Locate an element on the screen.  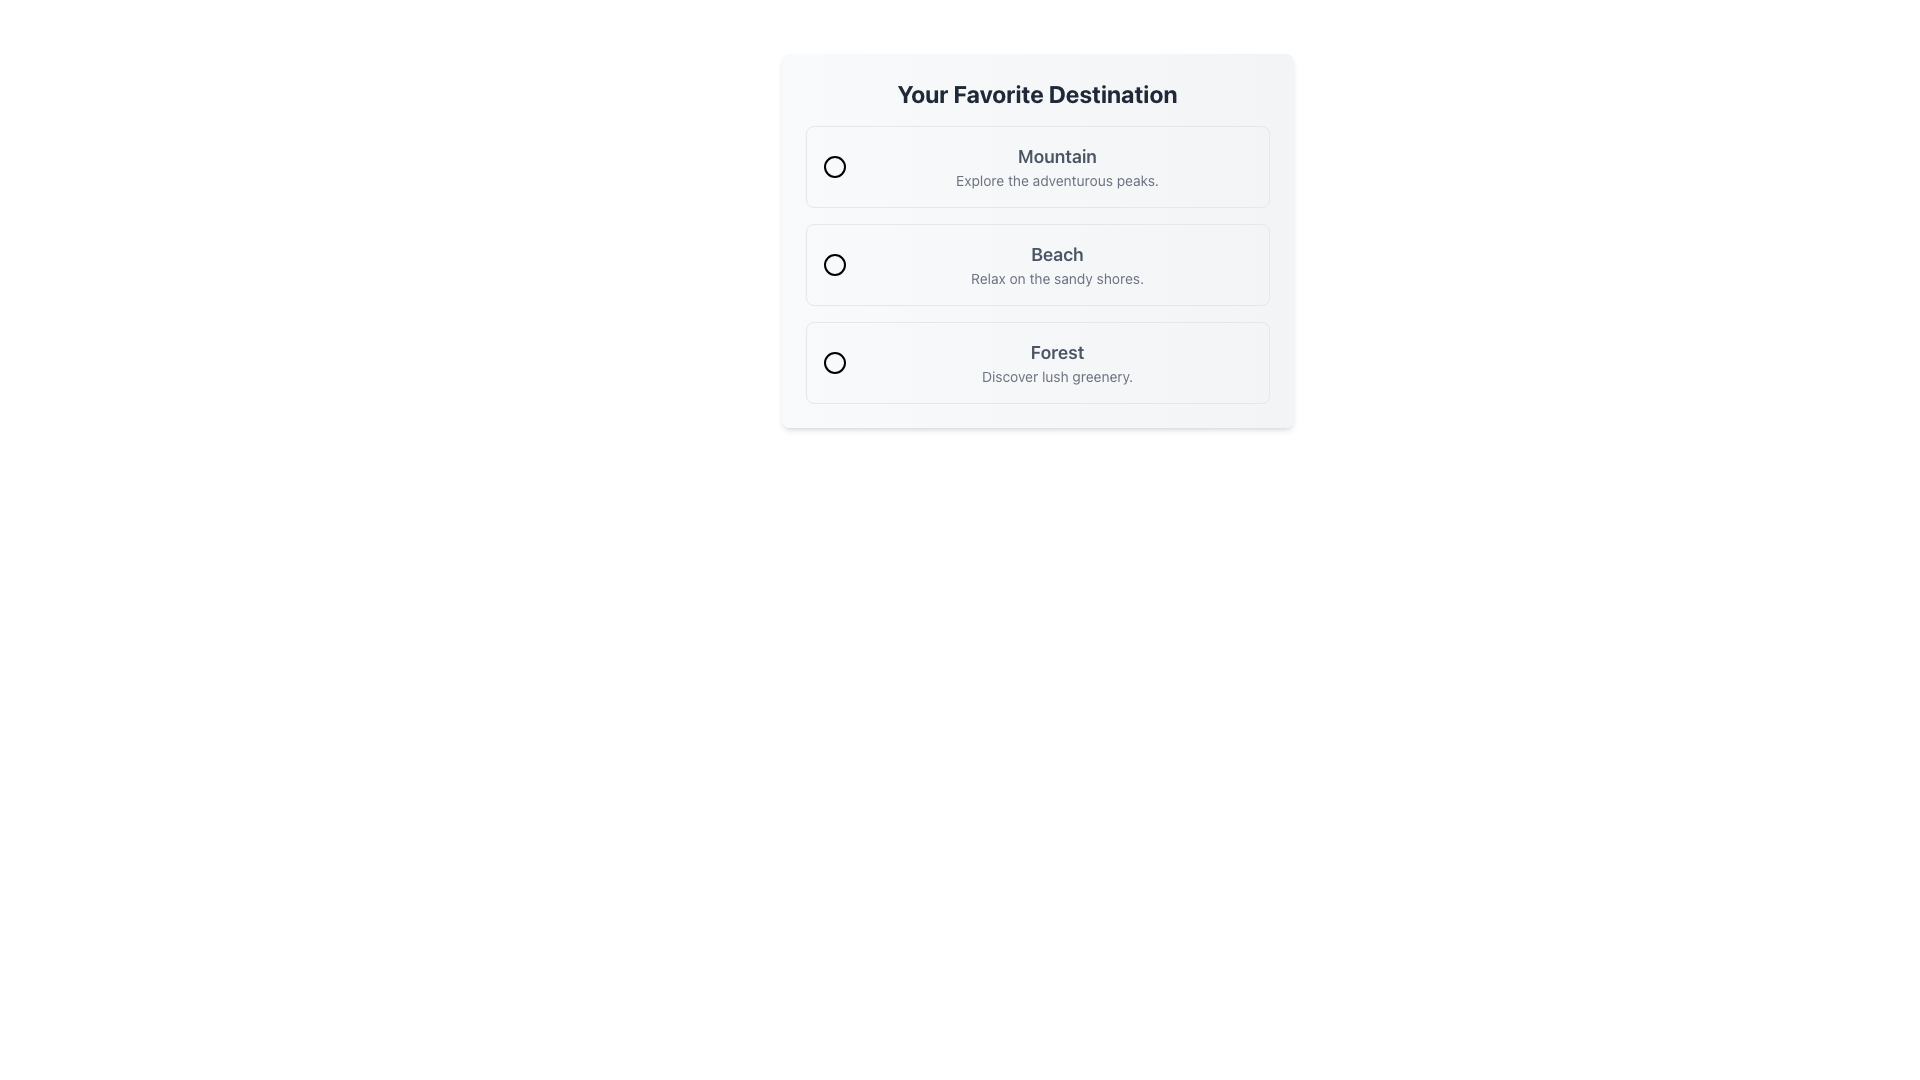
the informational text block that describes the 'Mountain' option, which is positioned below the circular selection indicator in the first selectable option under 'Your Favorite Destination' is located at coordinates (1056, 165).